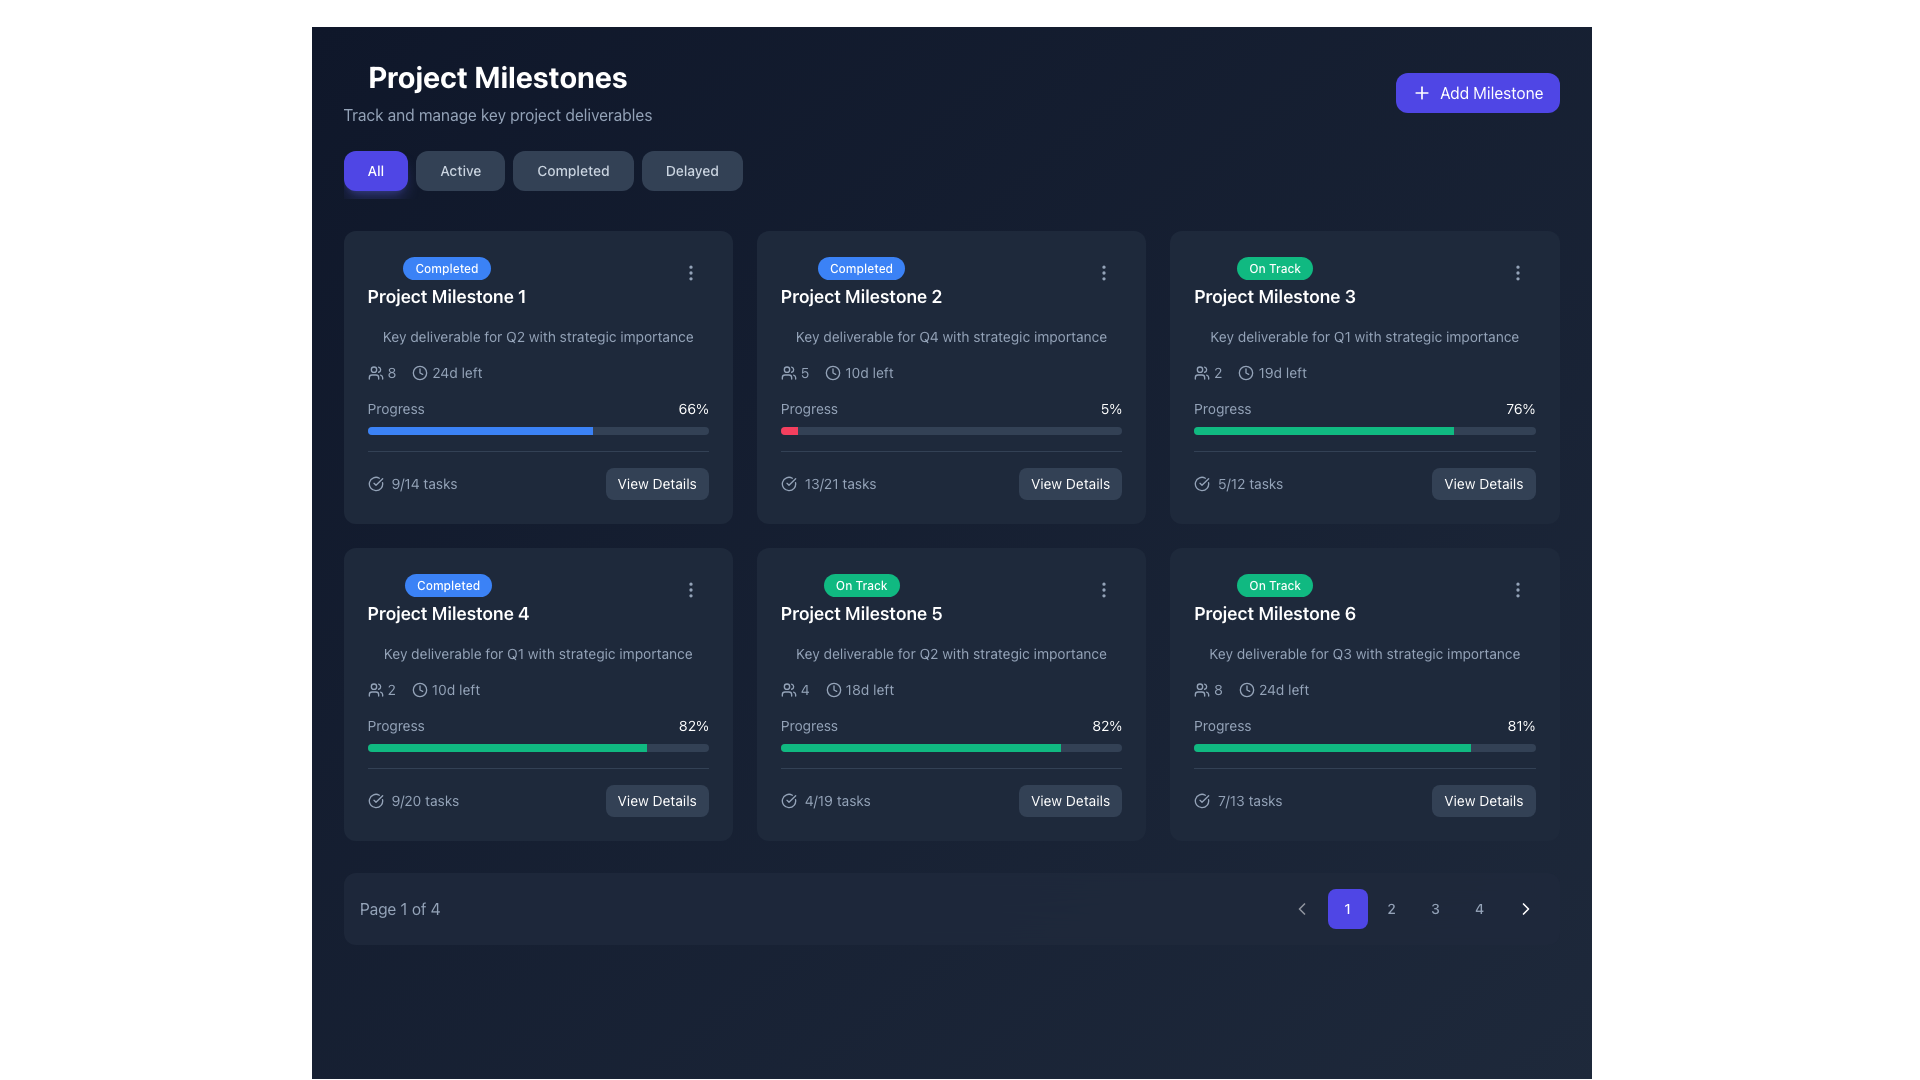 The image size is (1920, 1080). Describe the element at coordinates (828, 483) in the screenshot. I see `the Information label with icon that displays the current status of completed versus total tasks for 'Project Milestone 2', located below the progress bar and to the left of the 'View Details' button` at that location.